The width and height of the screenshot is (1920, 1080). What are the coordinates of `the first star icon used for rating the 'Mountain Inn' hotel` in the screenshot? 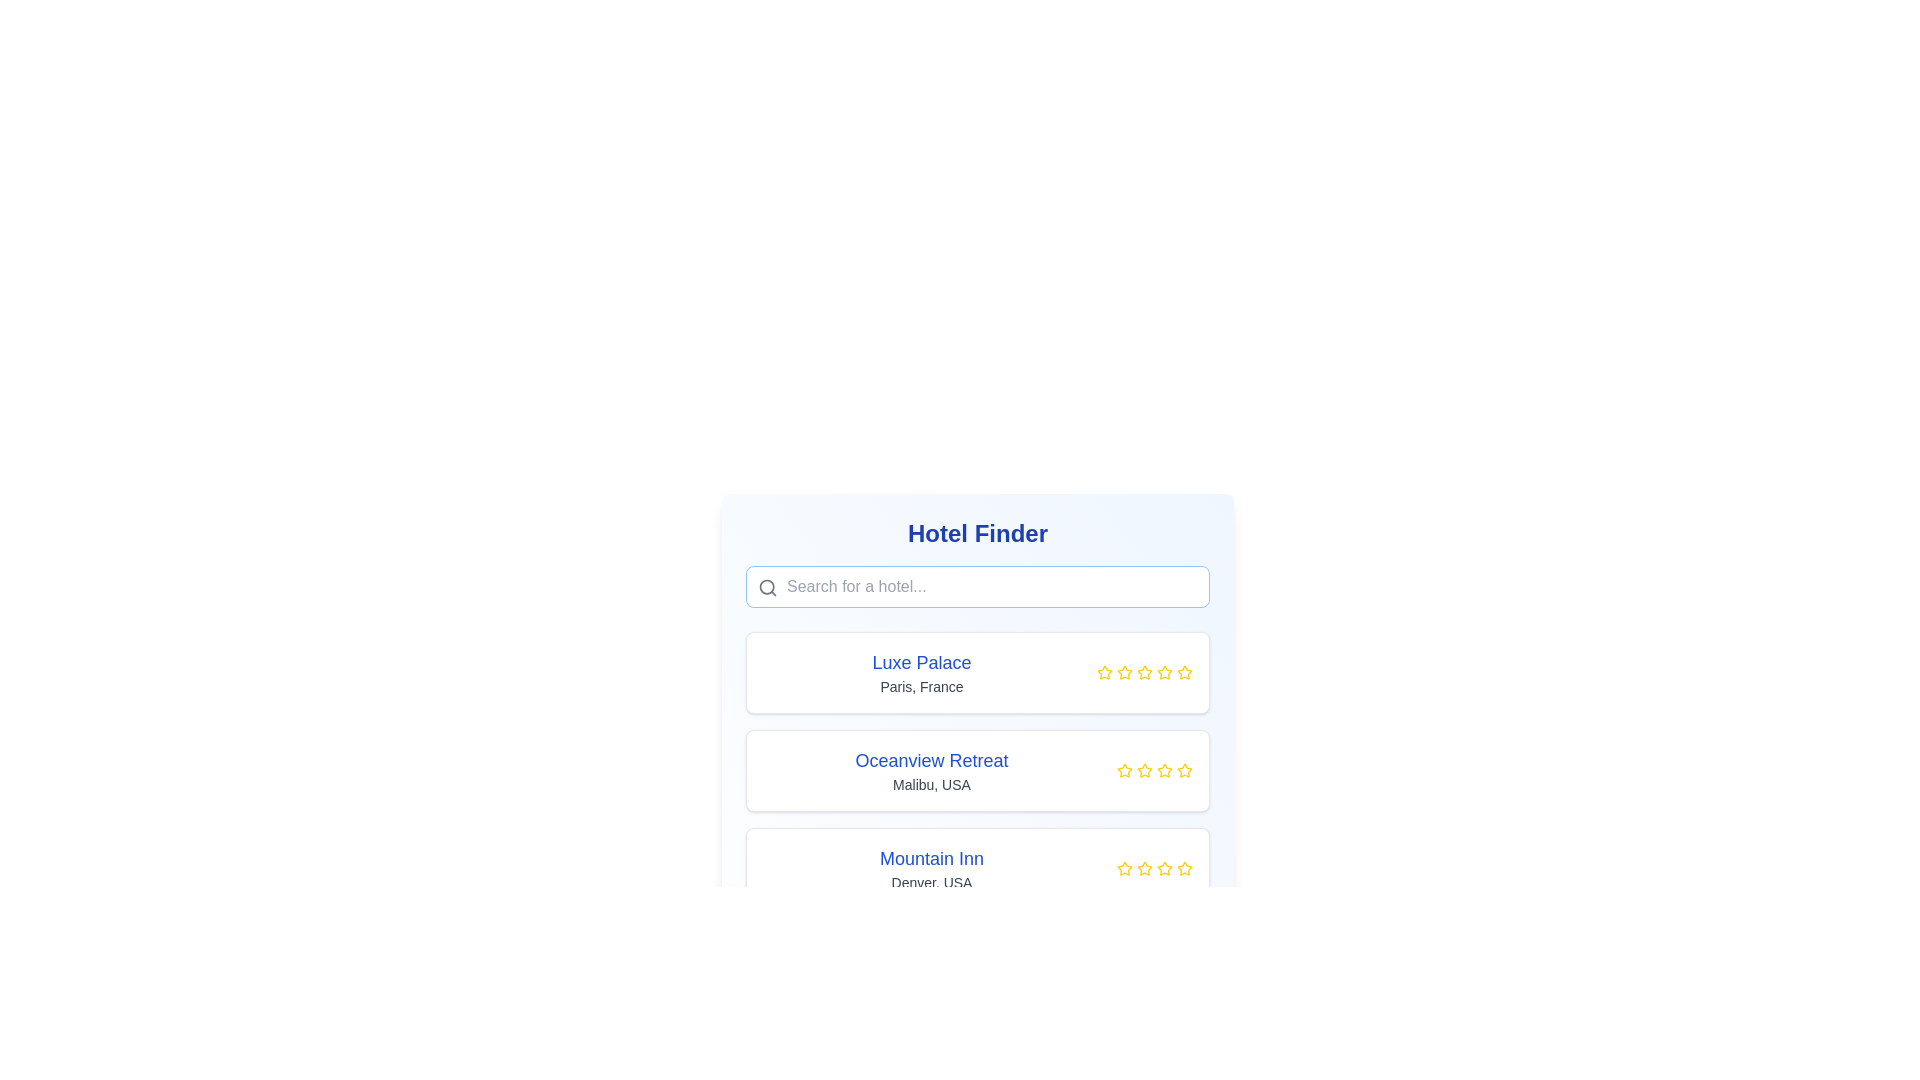 It's located at (1185, 867).